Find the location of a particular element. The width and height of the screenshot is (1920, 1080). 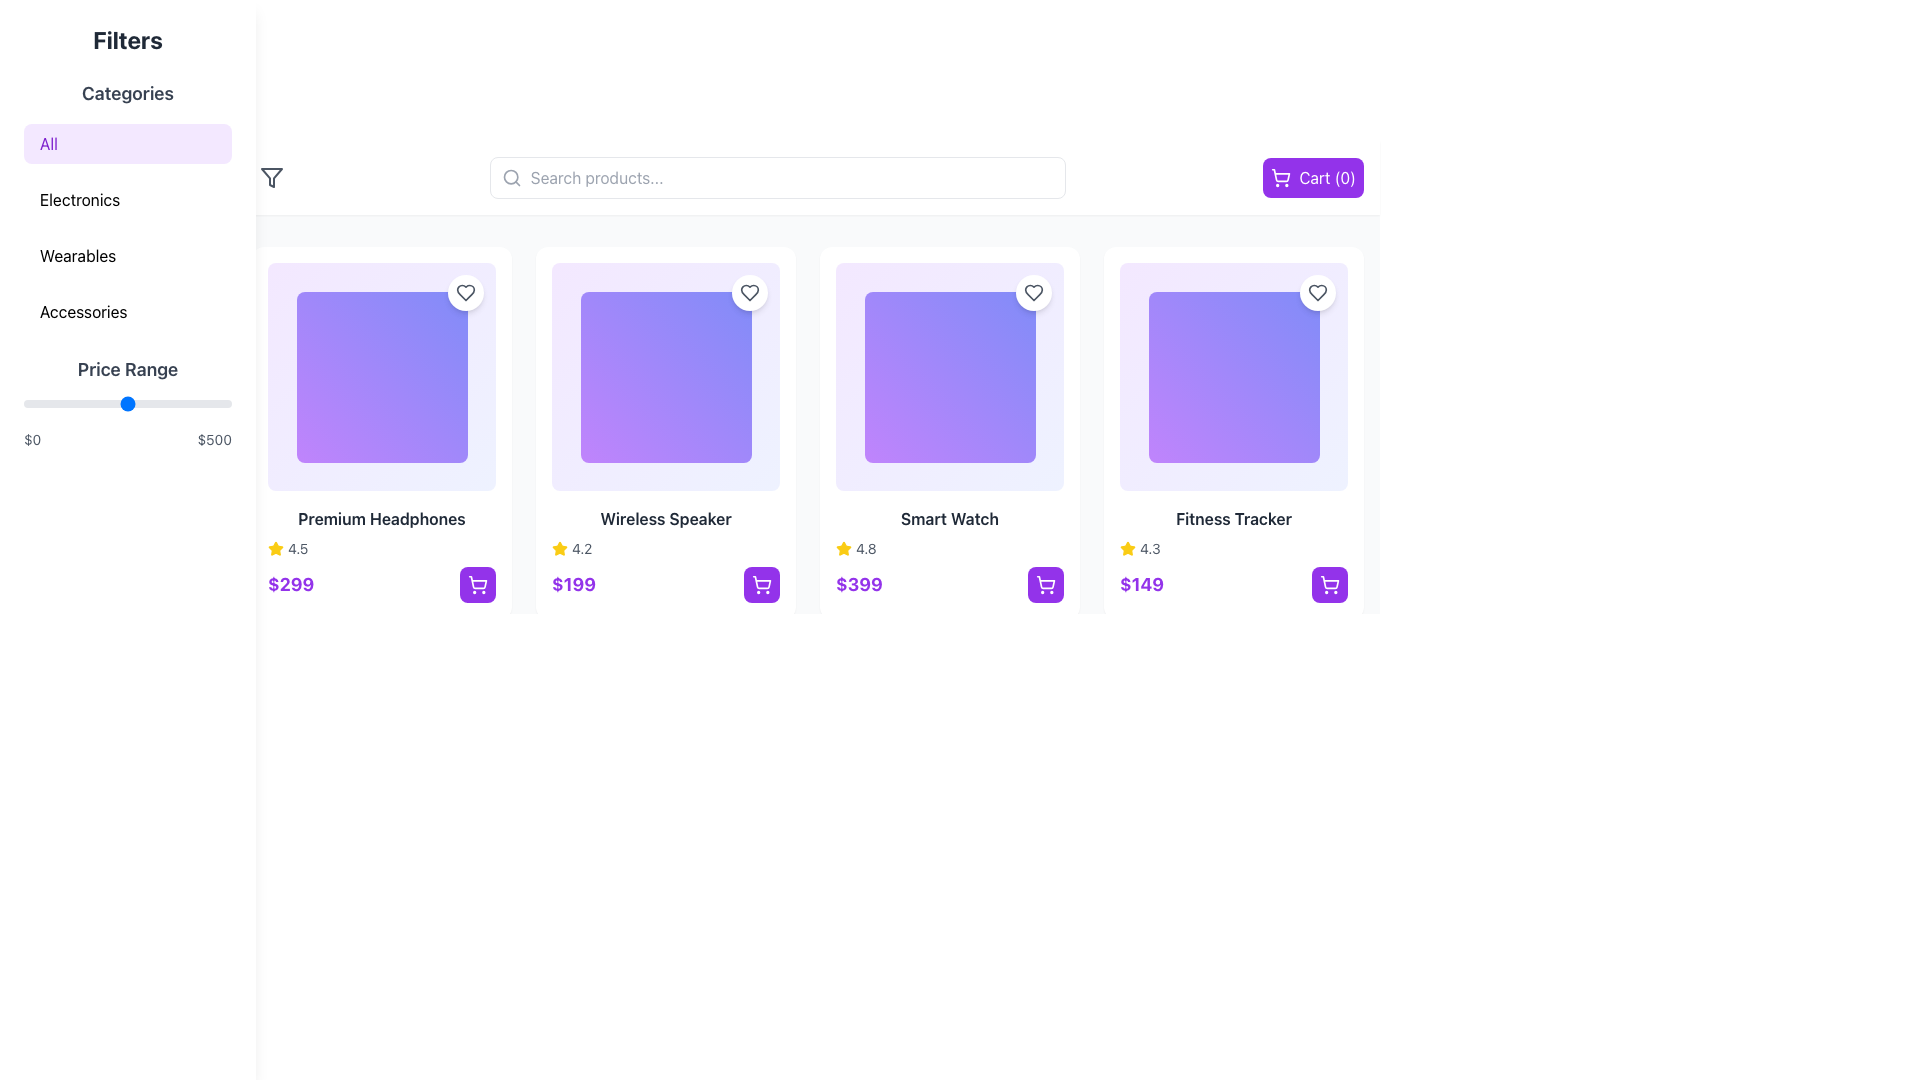

the text label displaying the value '$500', which is styled in gray font and positioned to the right of the '$0' label in the price range section is located at coordinates (214, 438).